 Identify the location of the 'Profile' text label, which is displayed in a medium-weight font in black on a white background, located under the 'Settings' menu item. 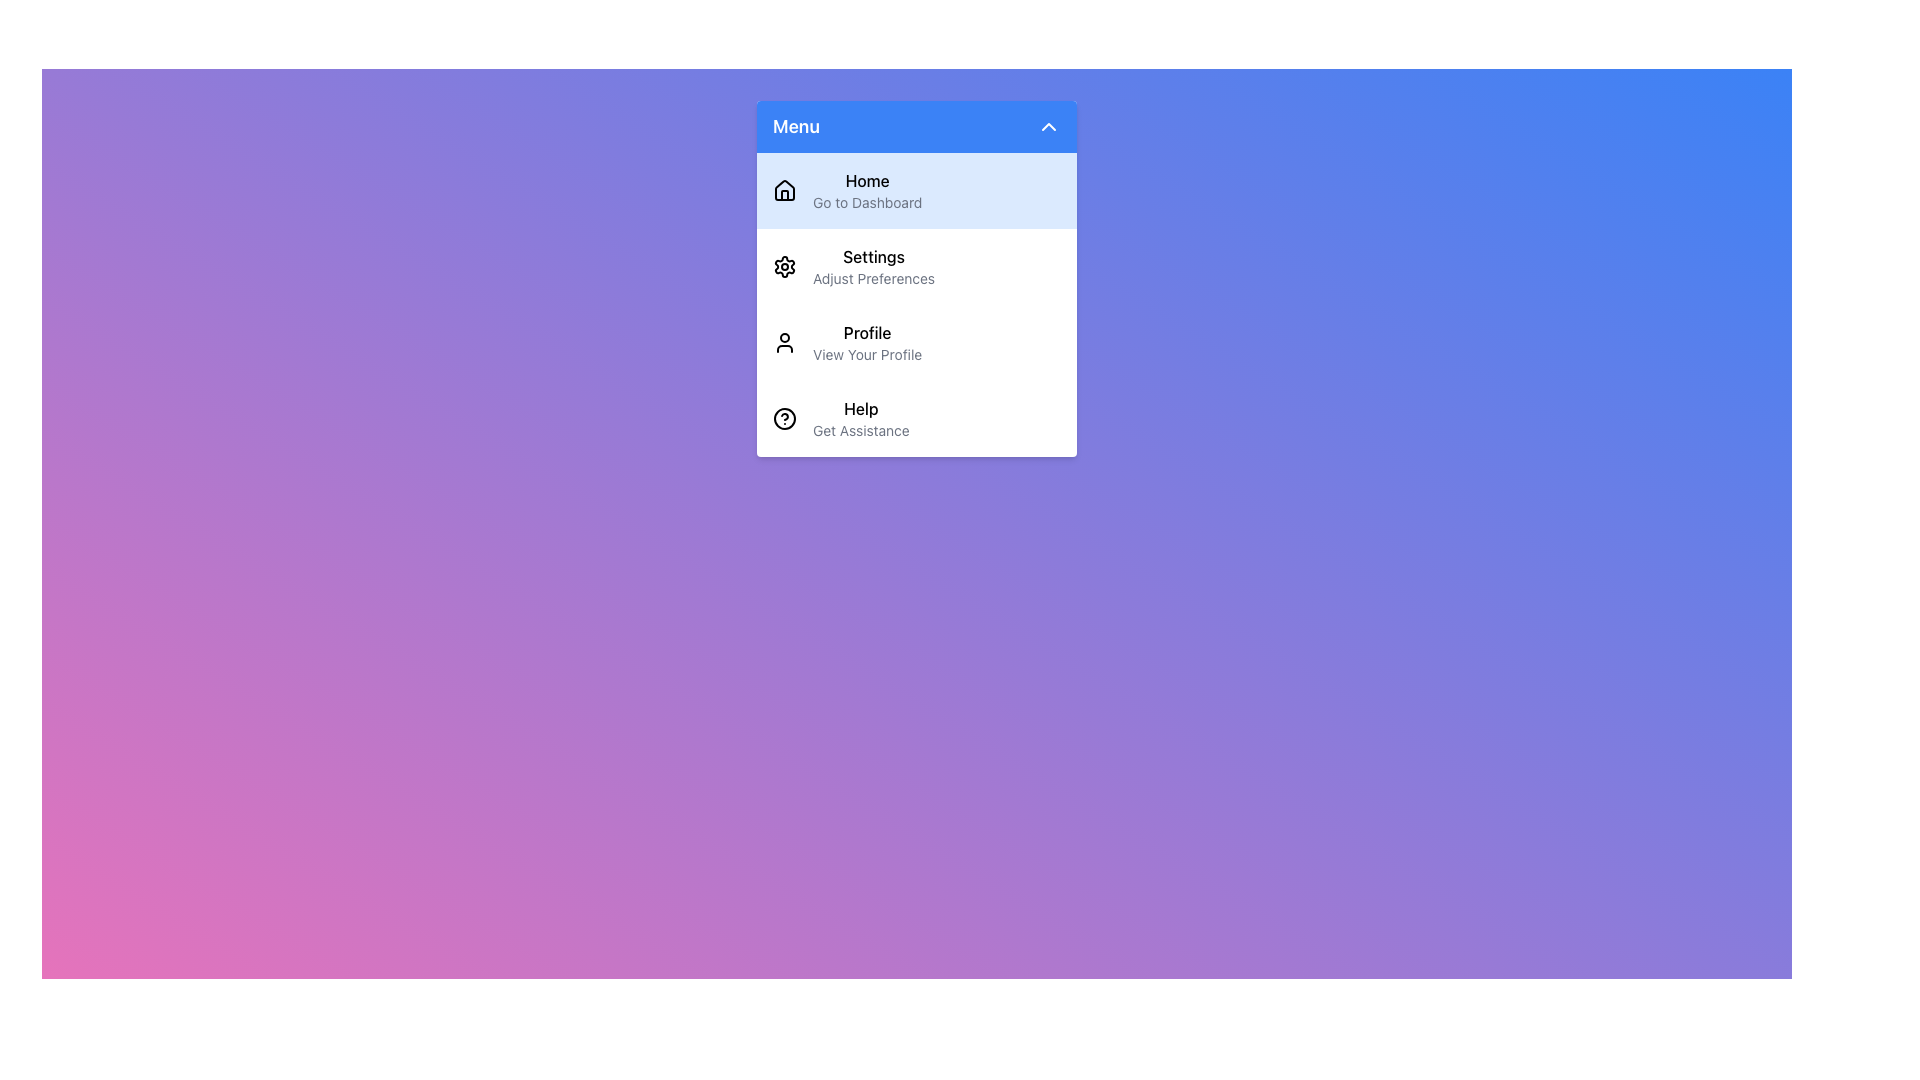
(867, 331).